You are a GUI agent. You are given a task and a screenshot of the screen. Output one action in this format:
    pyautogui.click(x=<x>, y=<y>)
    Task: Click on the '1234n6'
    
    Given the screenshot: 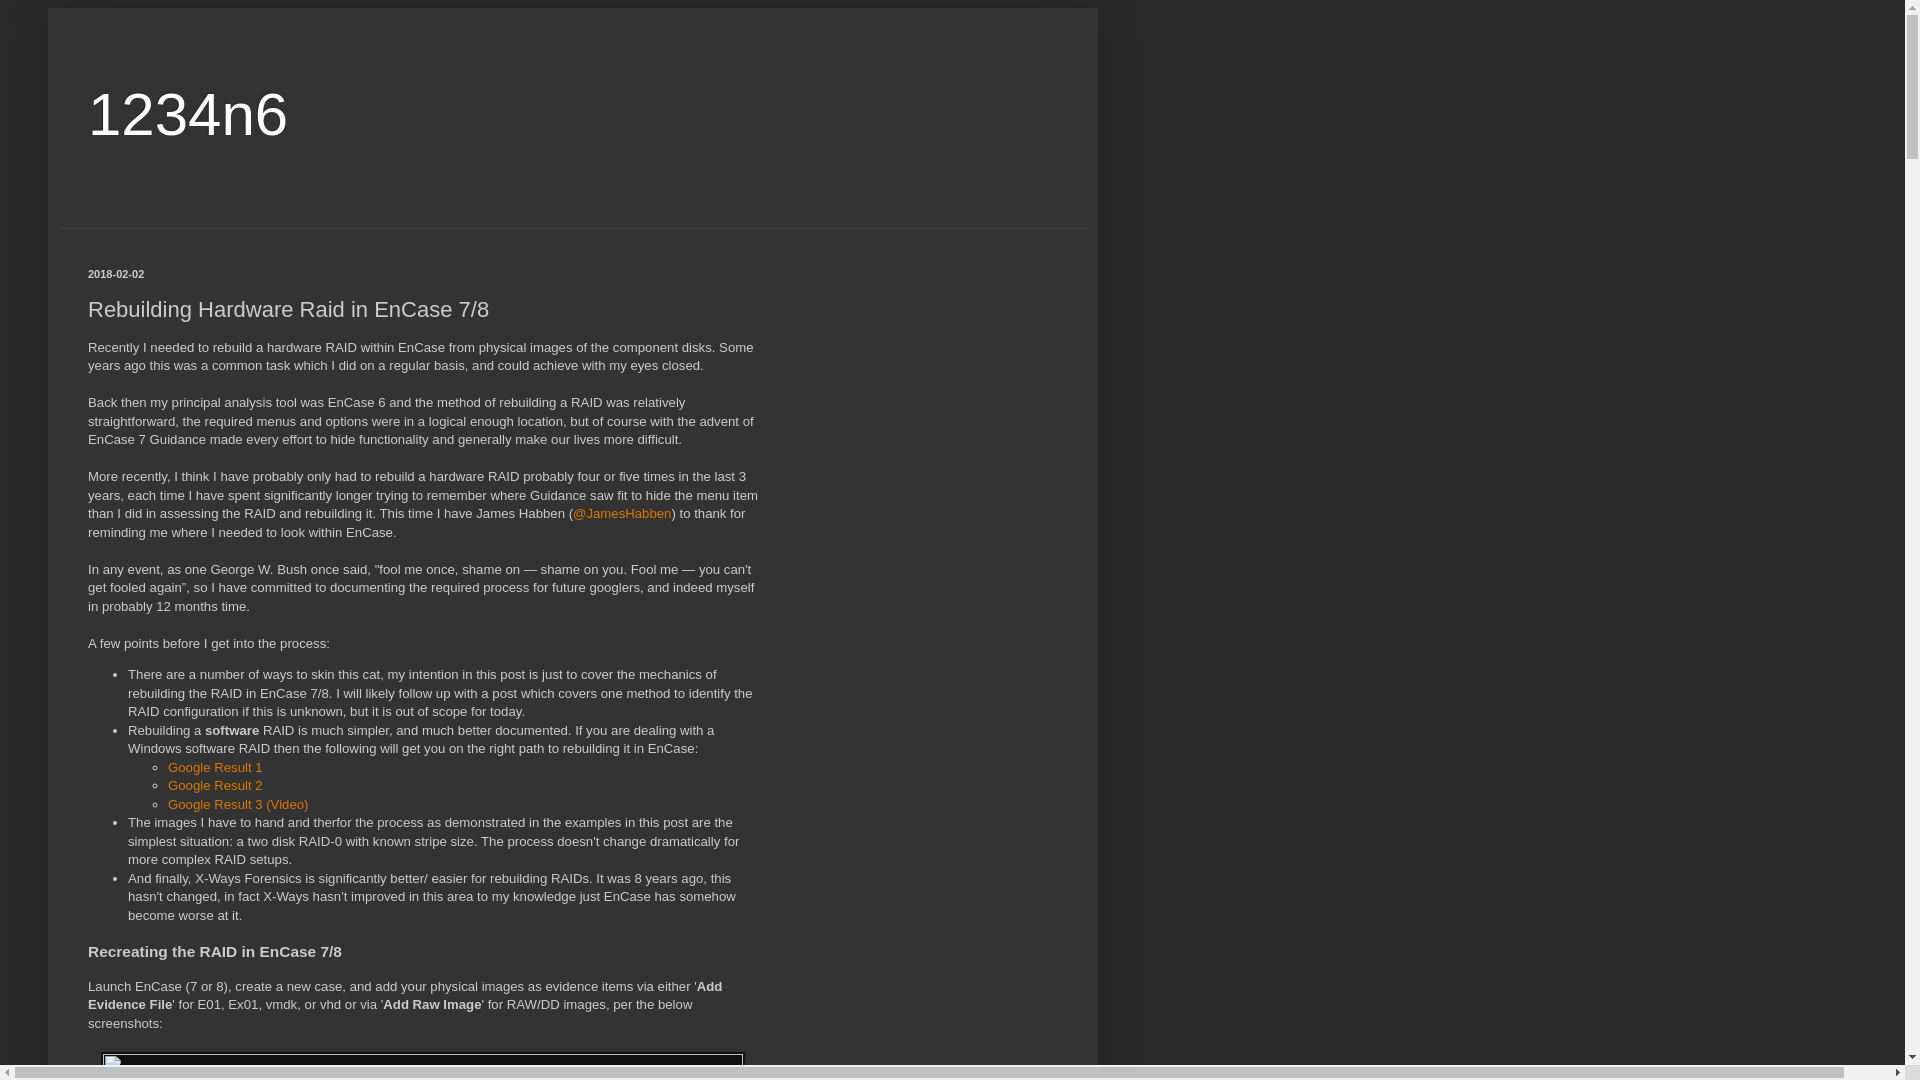 What is the action you would take?
    pyautogui.click(x=187, y=114)
    